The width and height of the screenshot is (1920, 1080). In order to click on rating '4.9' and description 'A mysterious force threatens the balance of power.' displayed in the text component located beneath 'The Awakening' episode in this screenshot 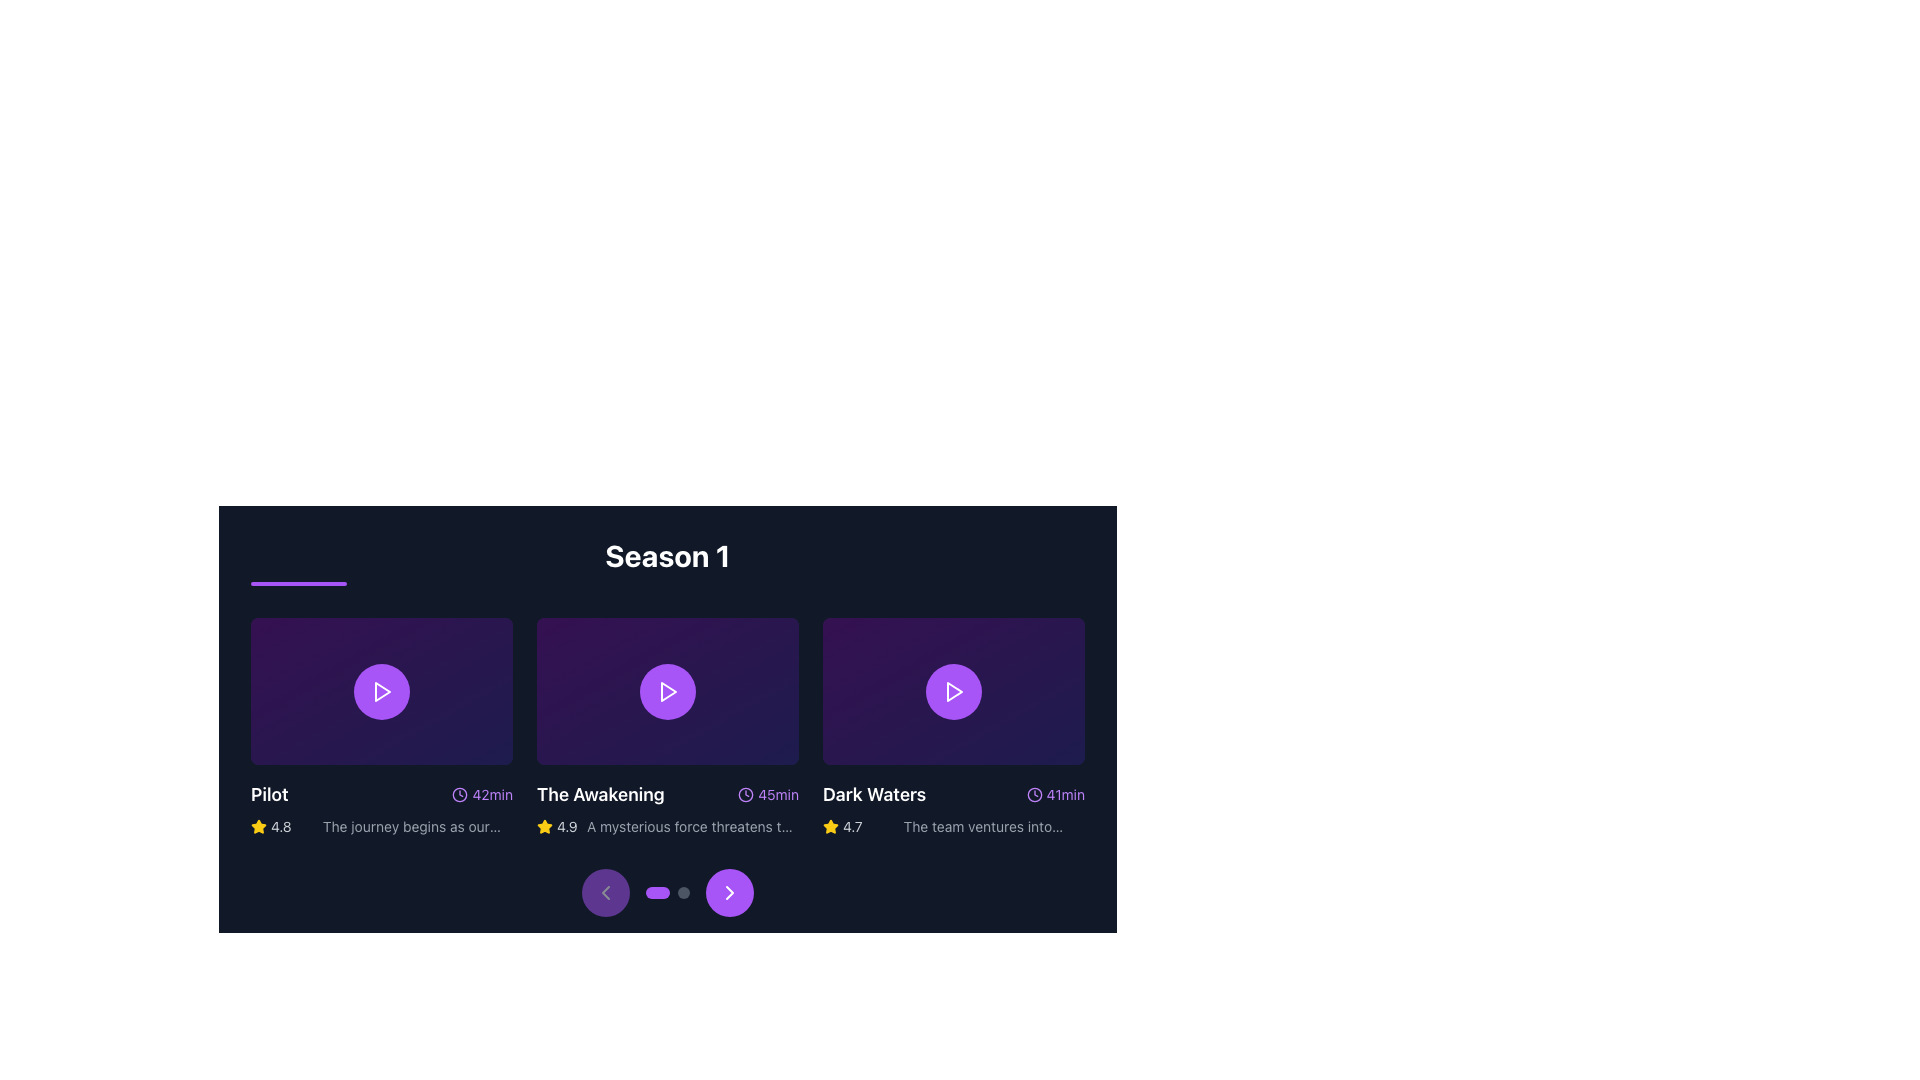, I will do `click(667, 826)`.